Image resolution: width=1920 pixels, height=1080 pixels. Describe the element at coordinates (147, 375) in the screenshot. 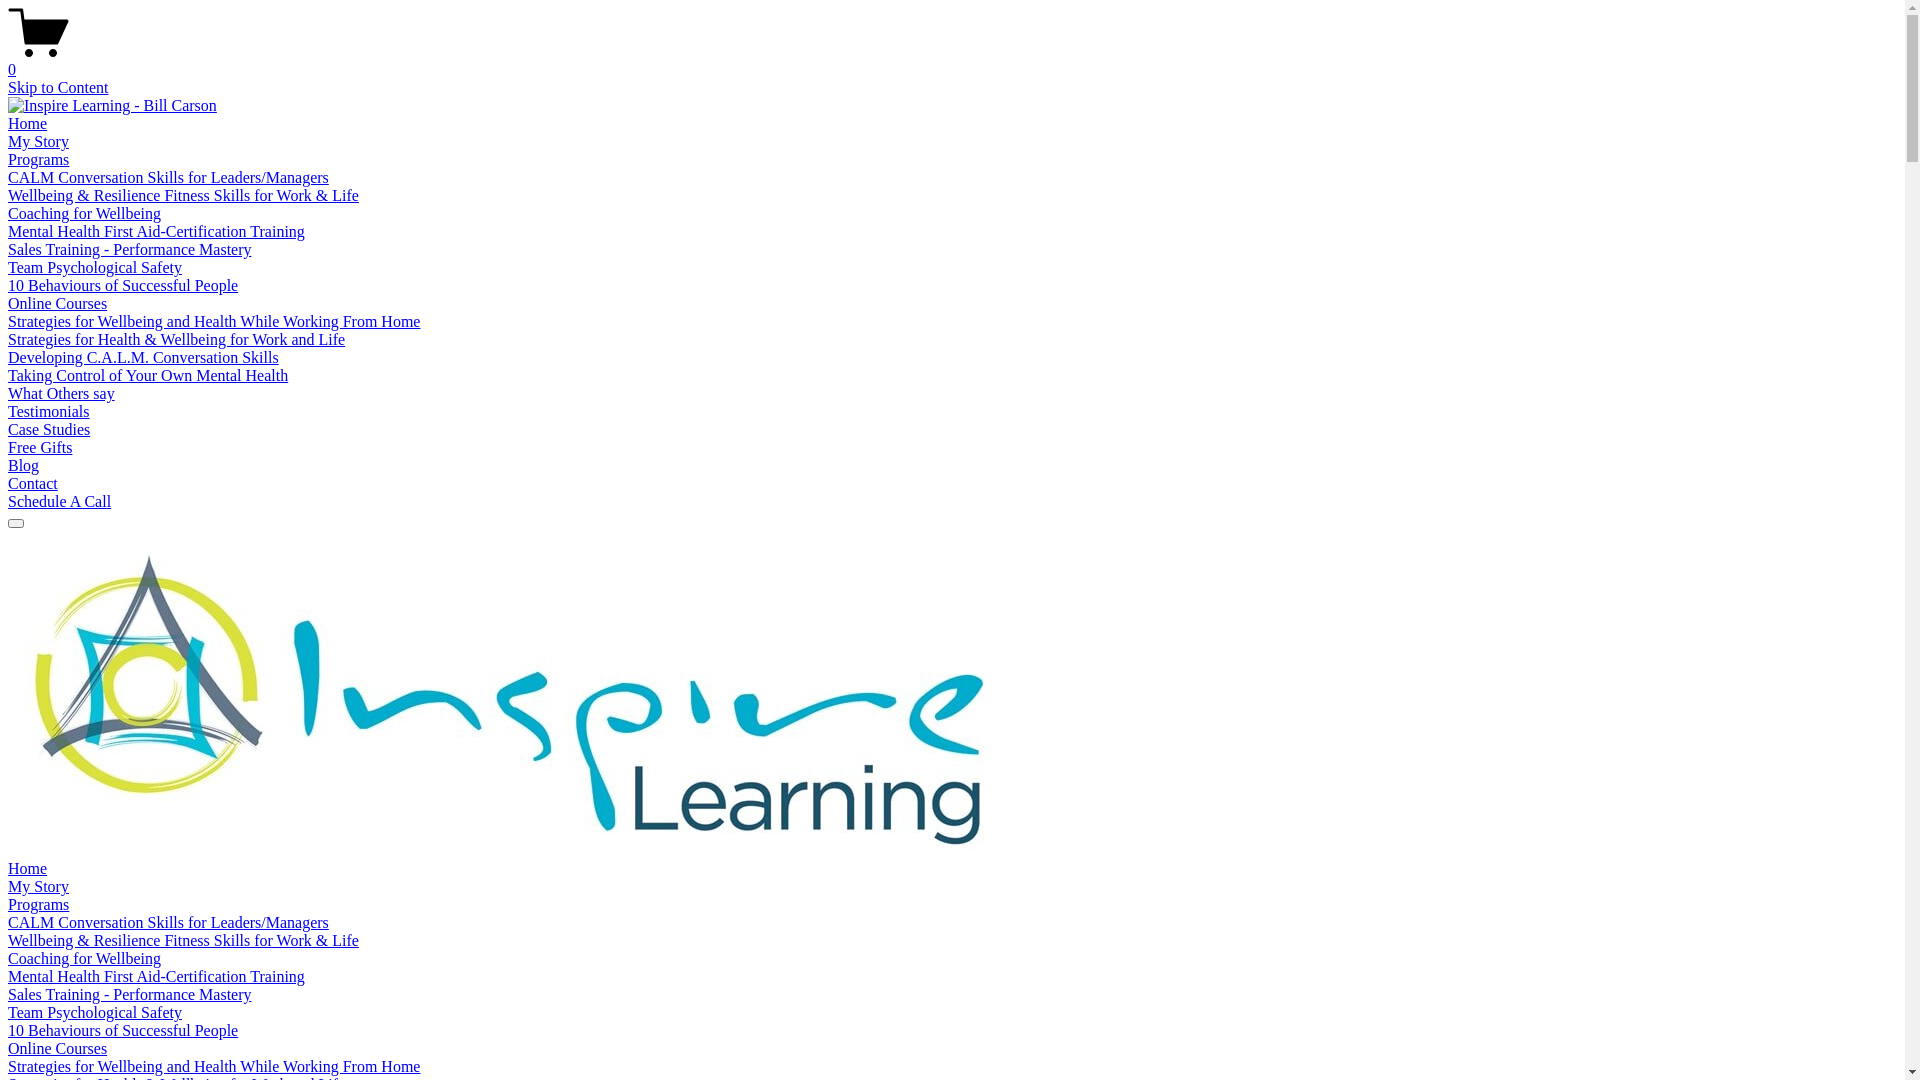

I see `'Taking Control of Your Own Mental Health'` at that location.